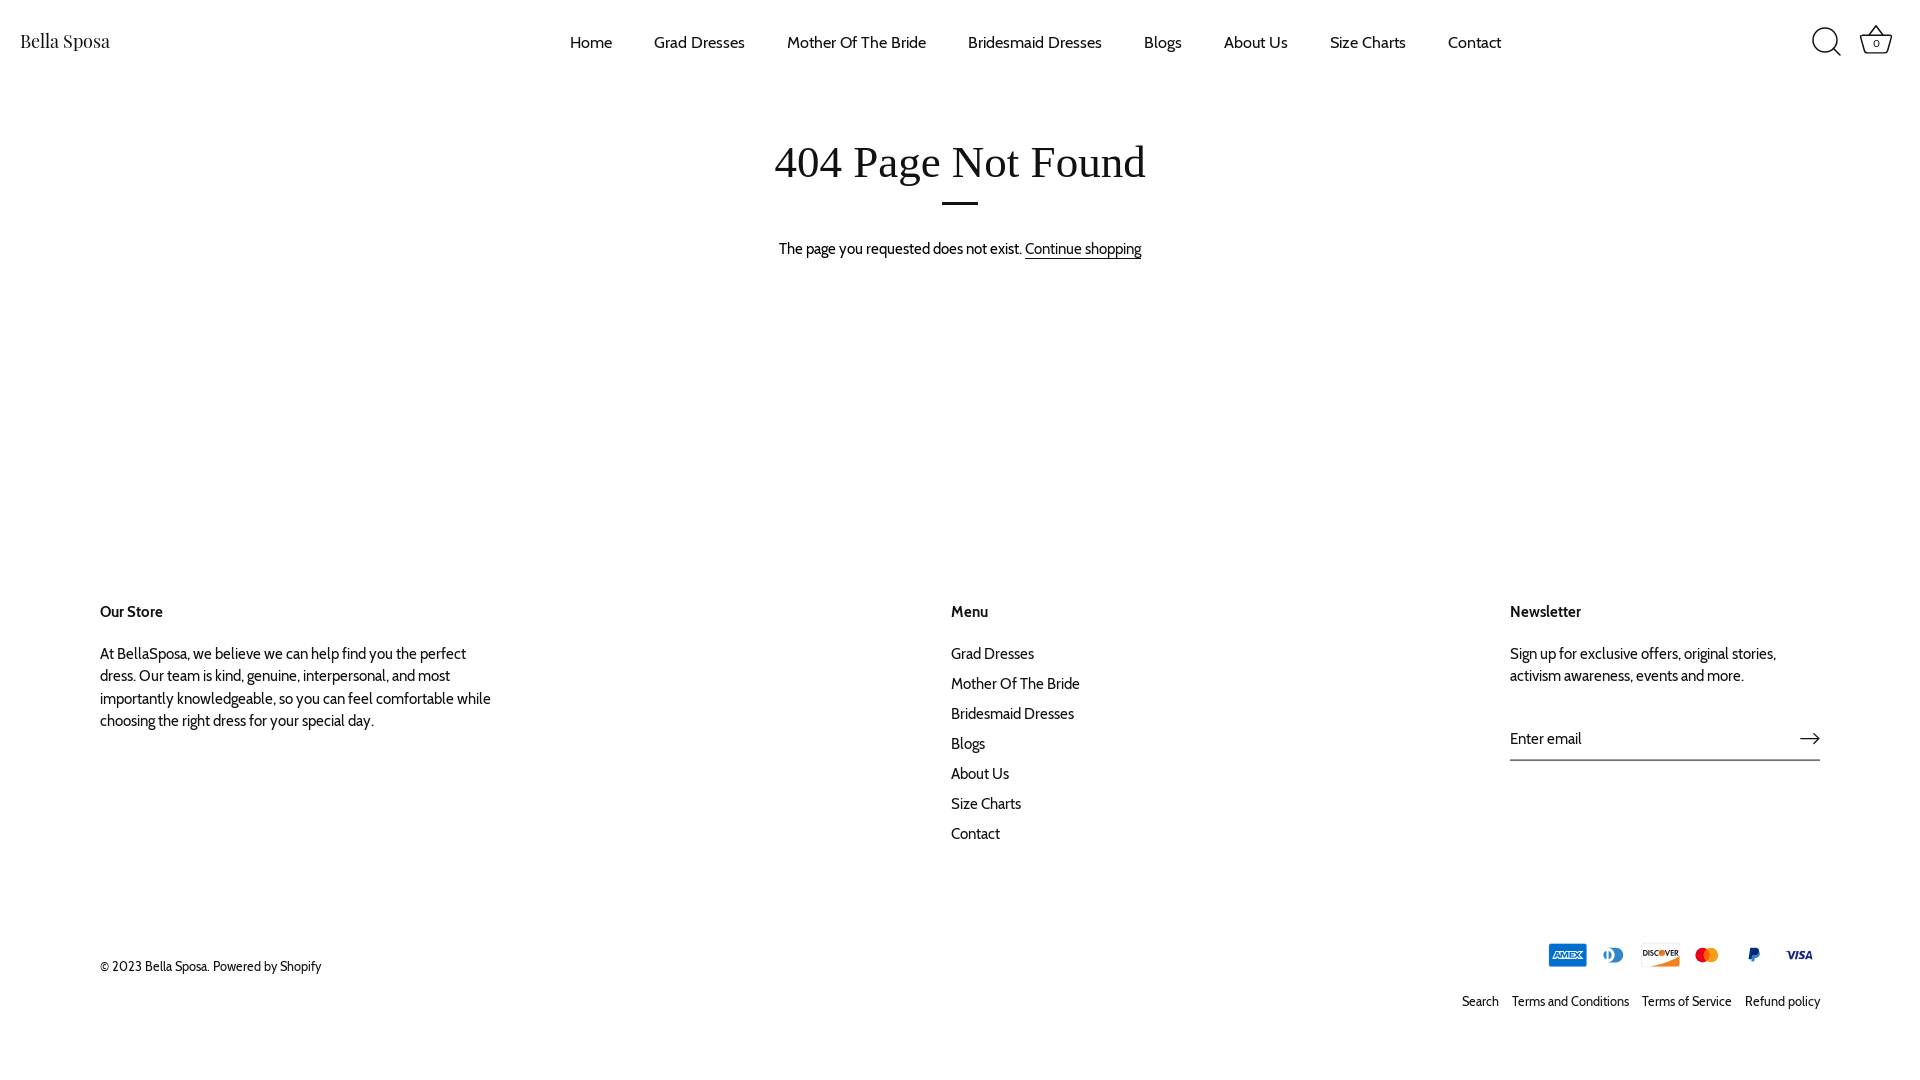 The width and height of the screenshot is (1920, 1080). Describe the element at coordinates (1462, 1000) in the screenshot. I see `'Search'` at that location.